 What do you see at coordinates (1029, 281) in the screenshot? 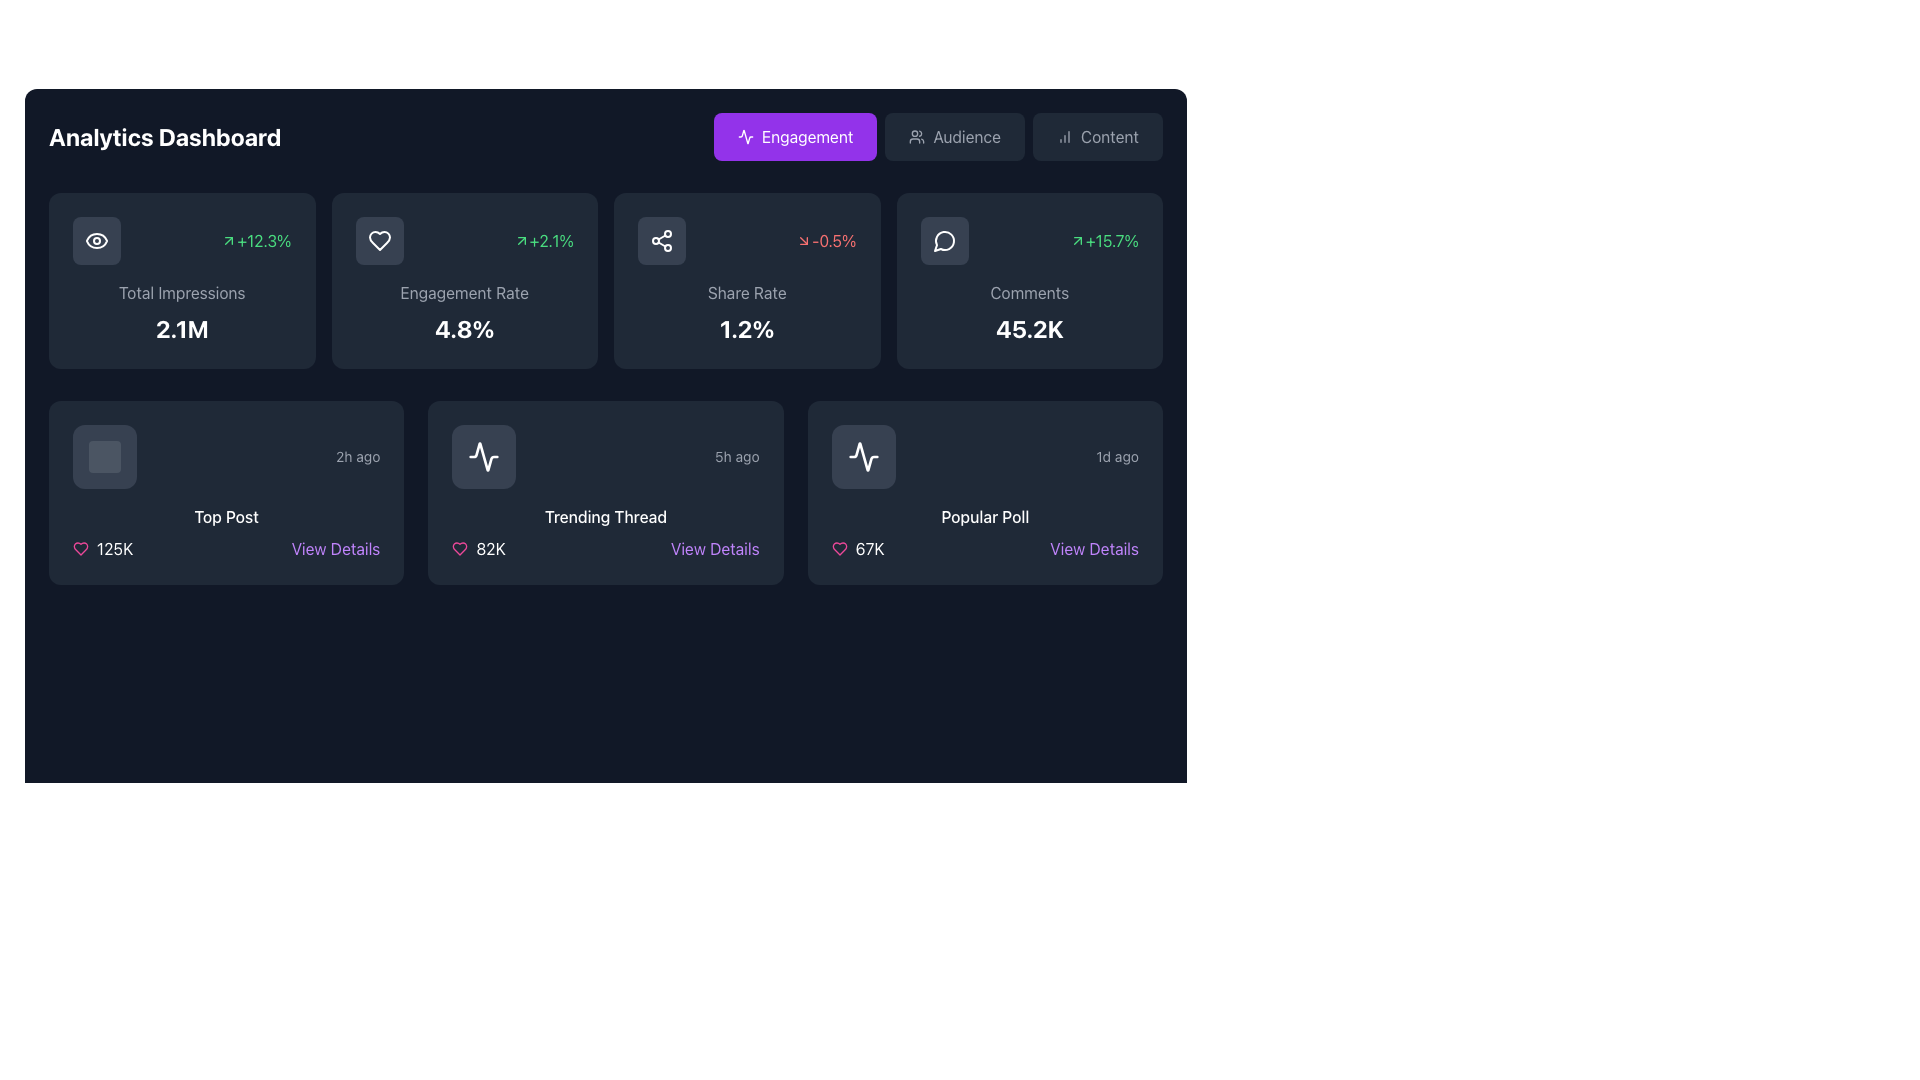
I see `the Interactive data display box located in the fourth column of the grid, which features a speech bubble icon and displays 'Comments' and '45.2K'` at bounding box center [1029, 281].